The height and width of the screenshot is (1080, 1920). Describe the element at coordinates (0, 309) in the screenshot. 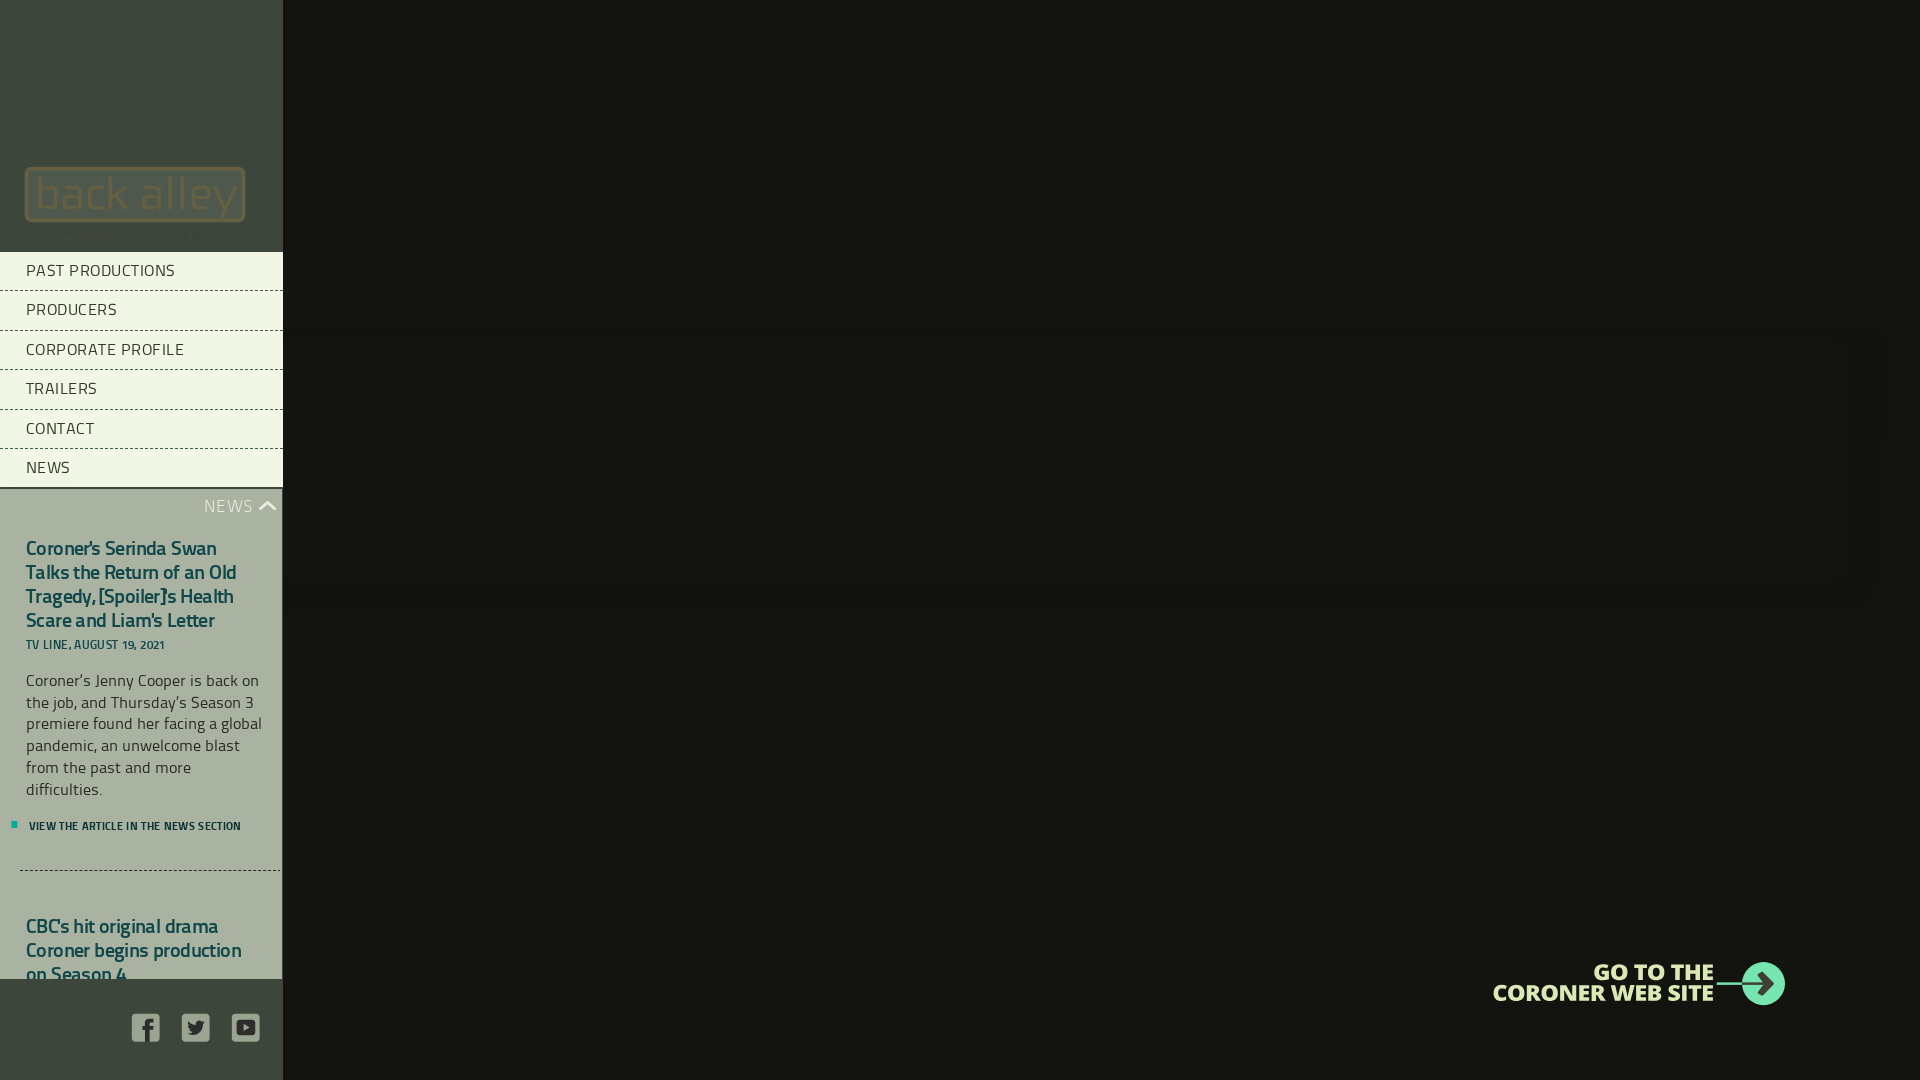

I see `'PRODUCERS'` at that location.